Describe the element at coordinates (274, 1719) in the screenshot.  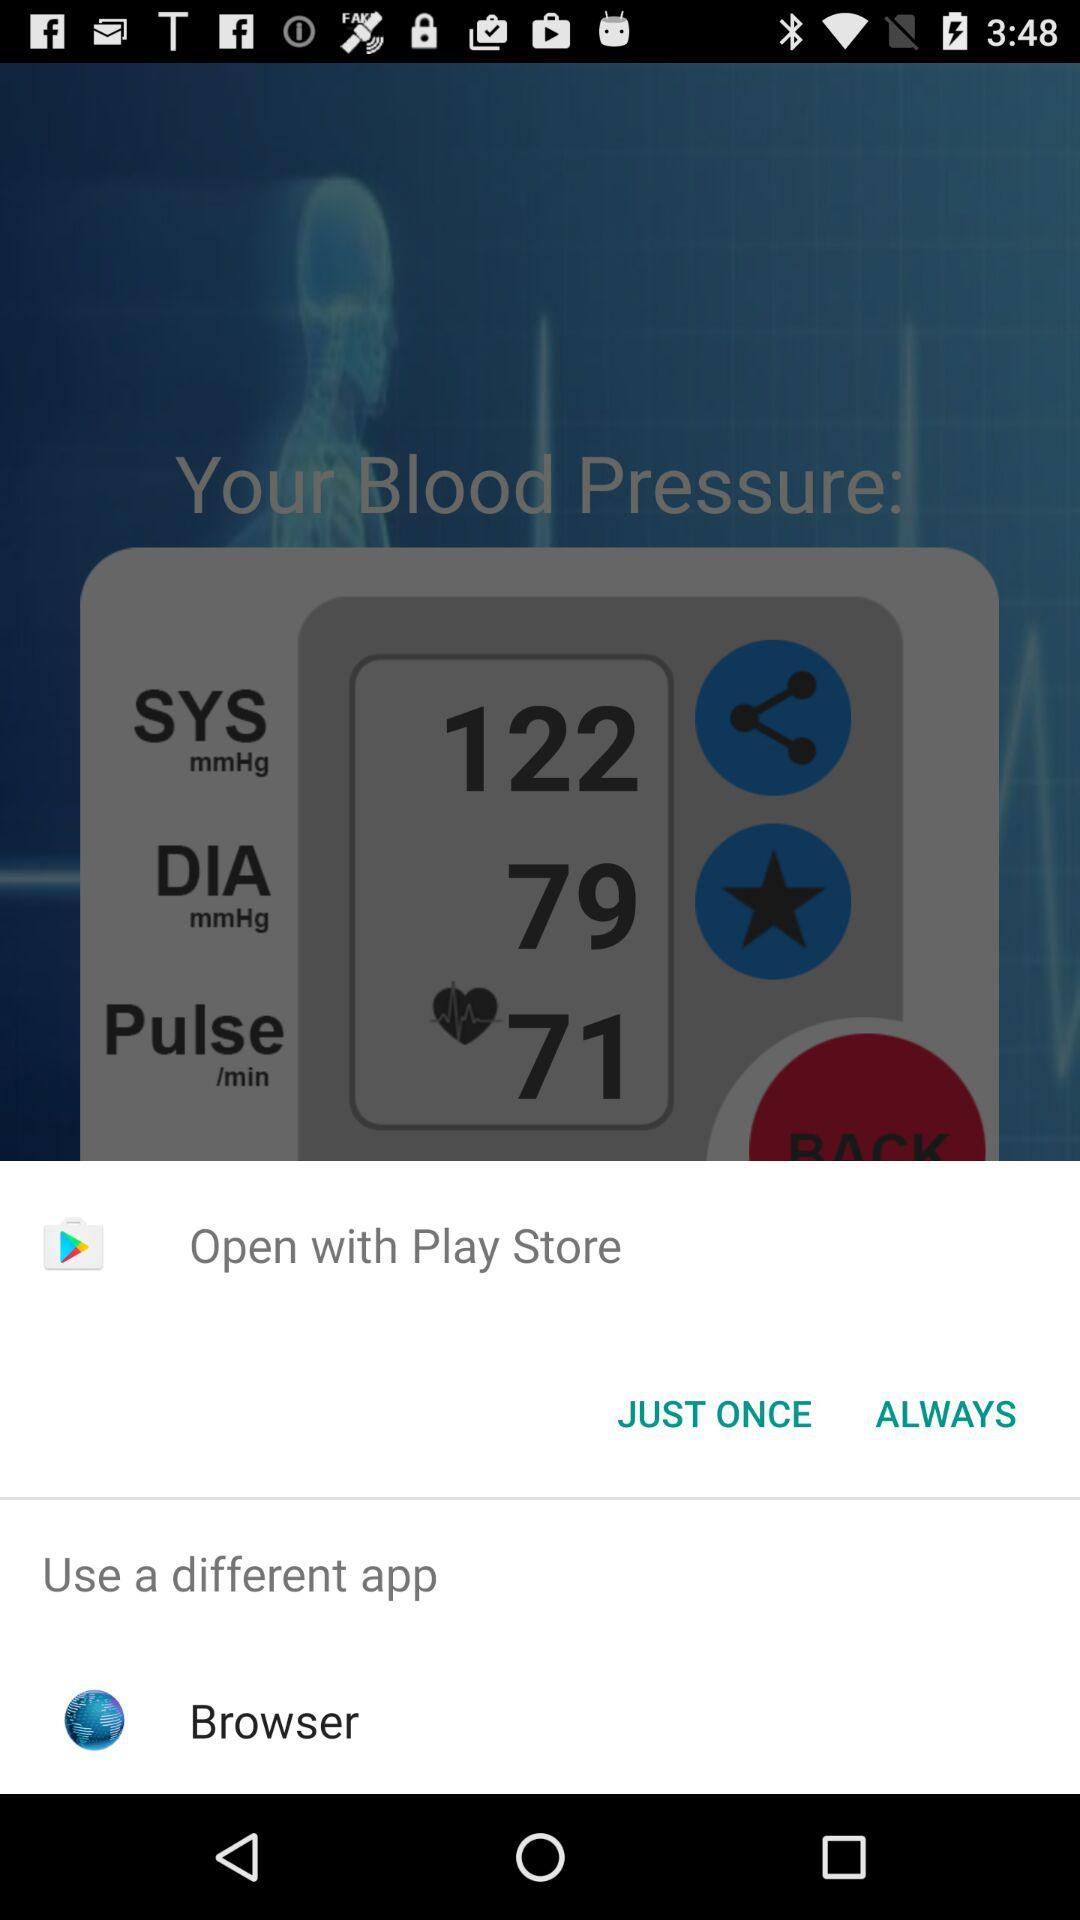
I see `browser app` at that location.